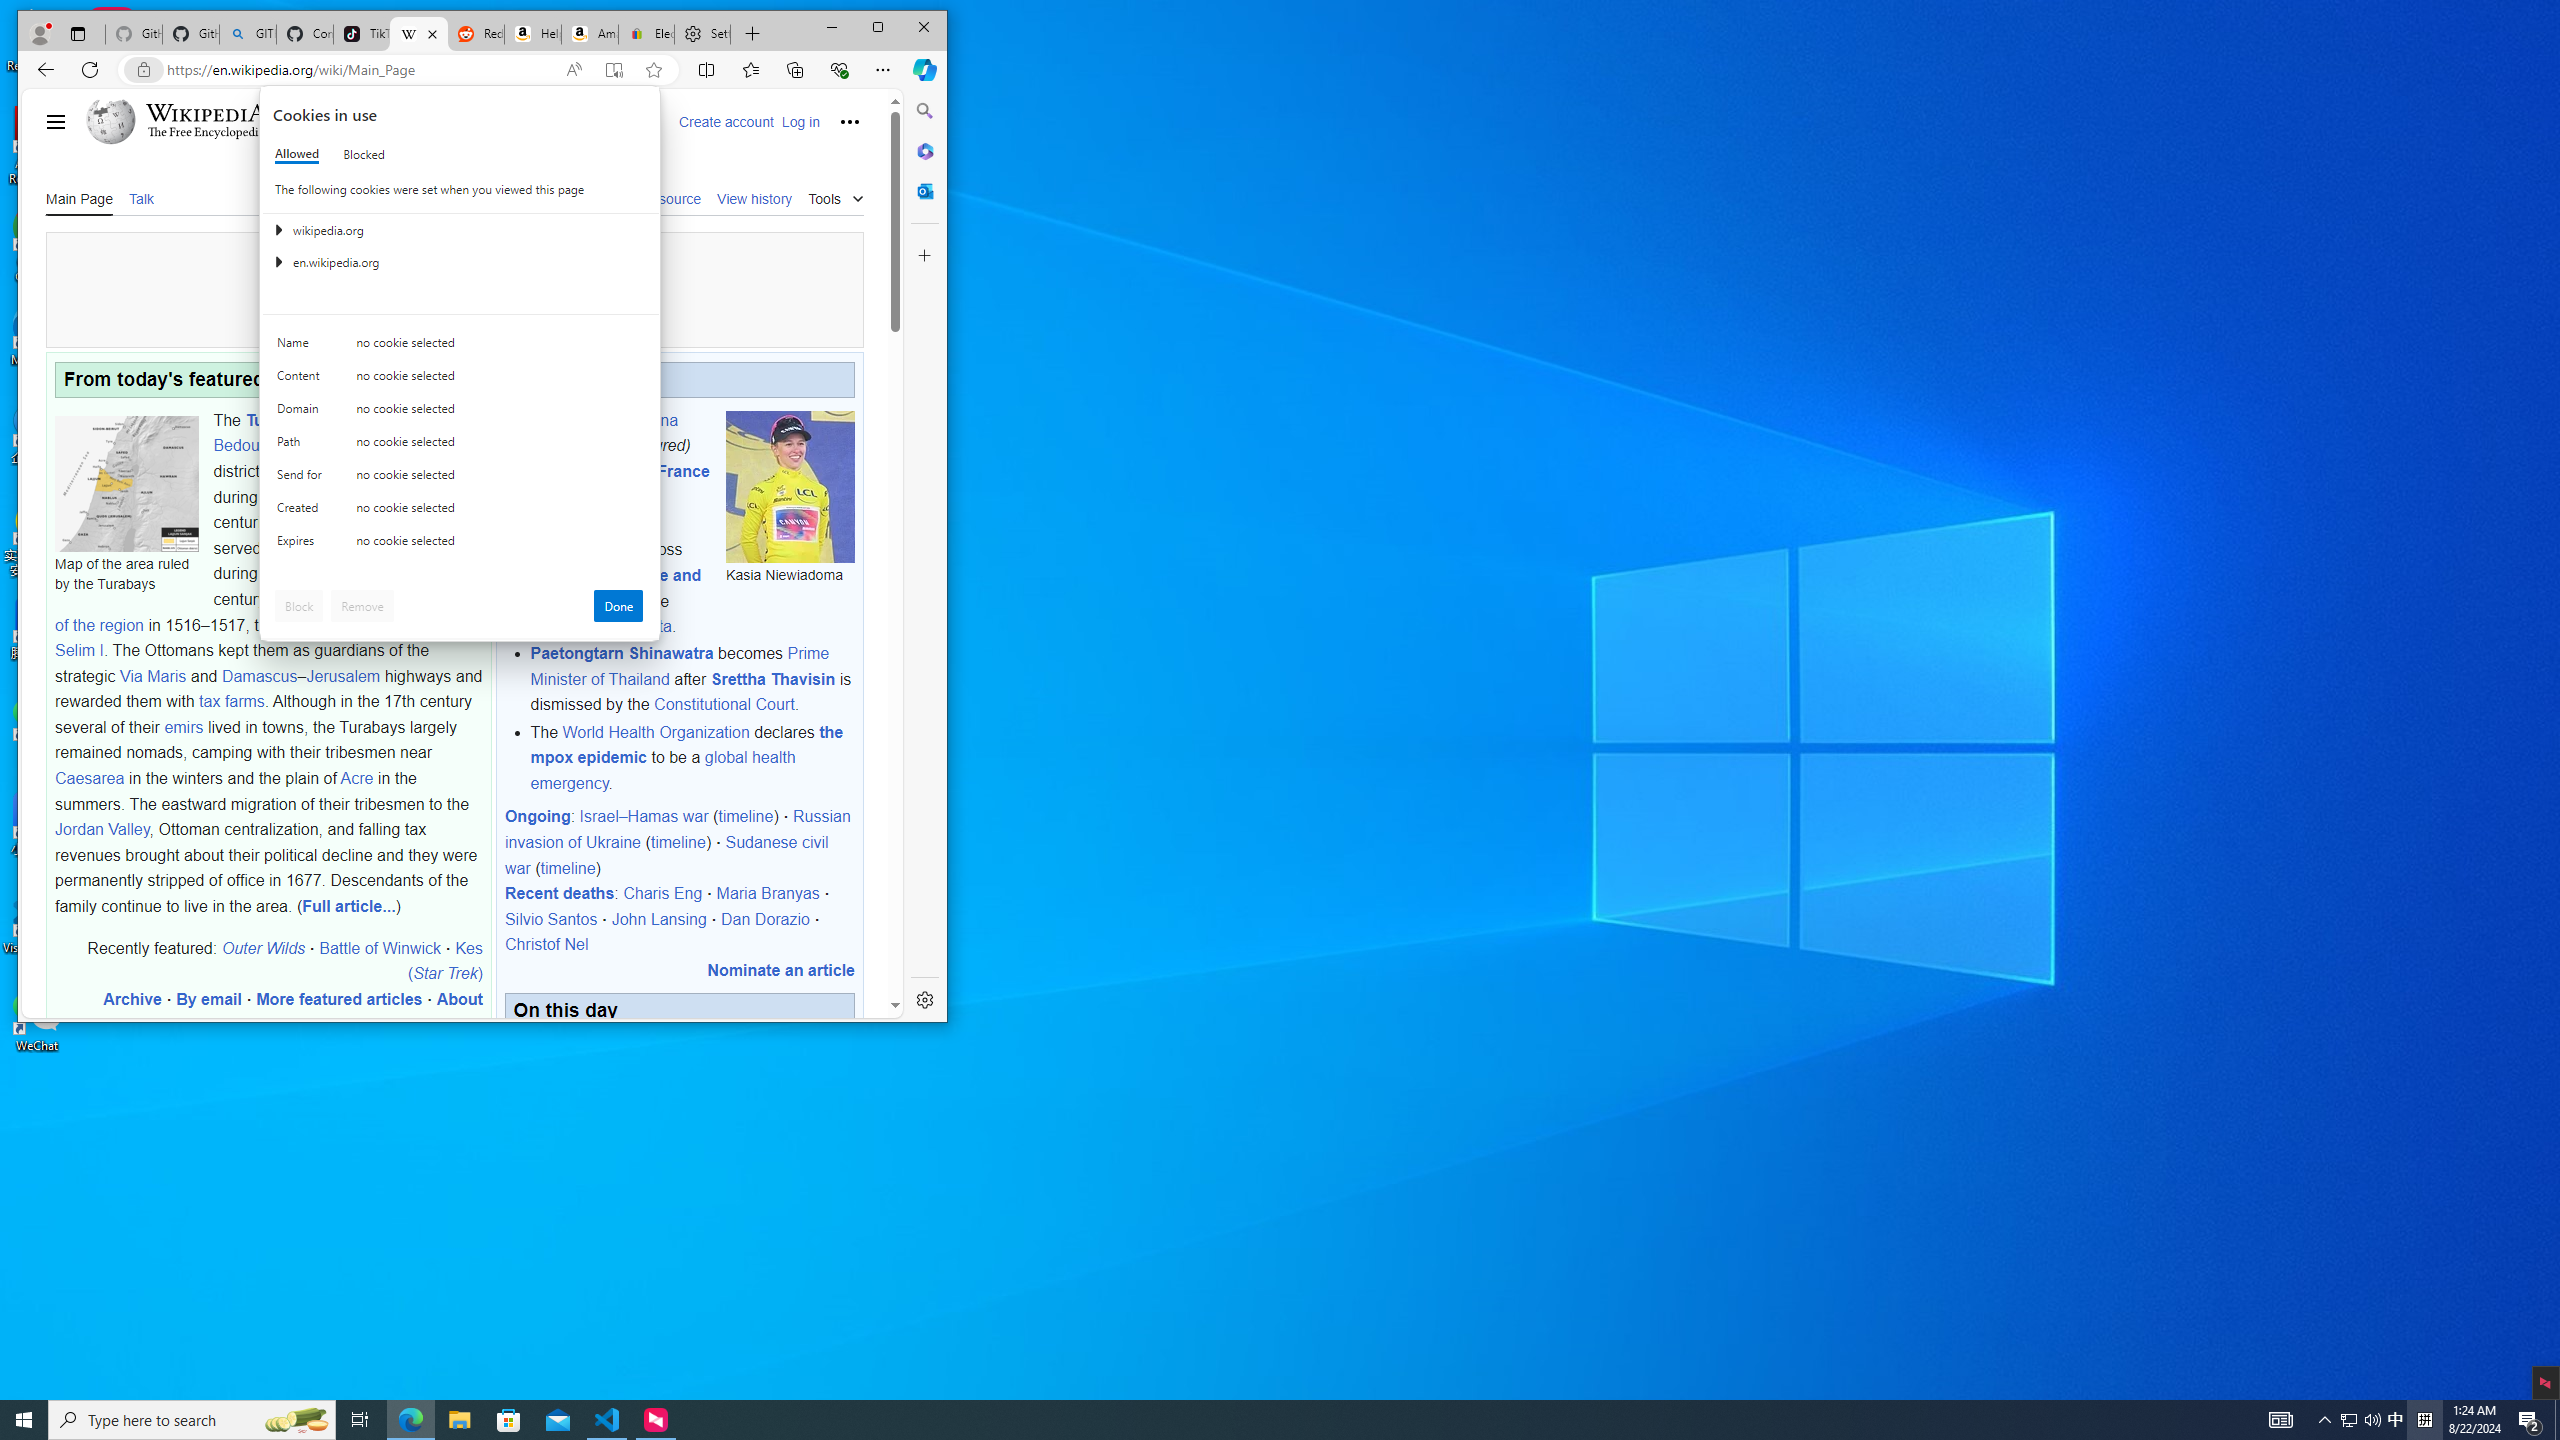 This screenshot has height=1440, width=2560. I want to click on 'Path', so click(302, 445).